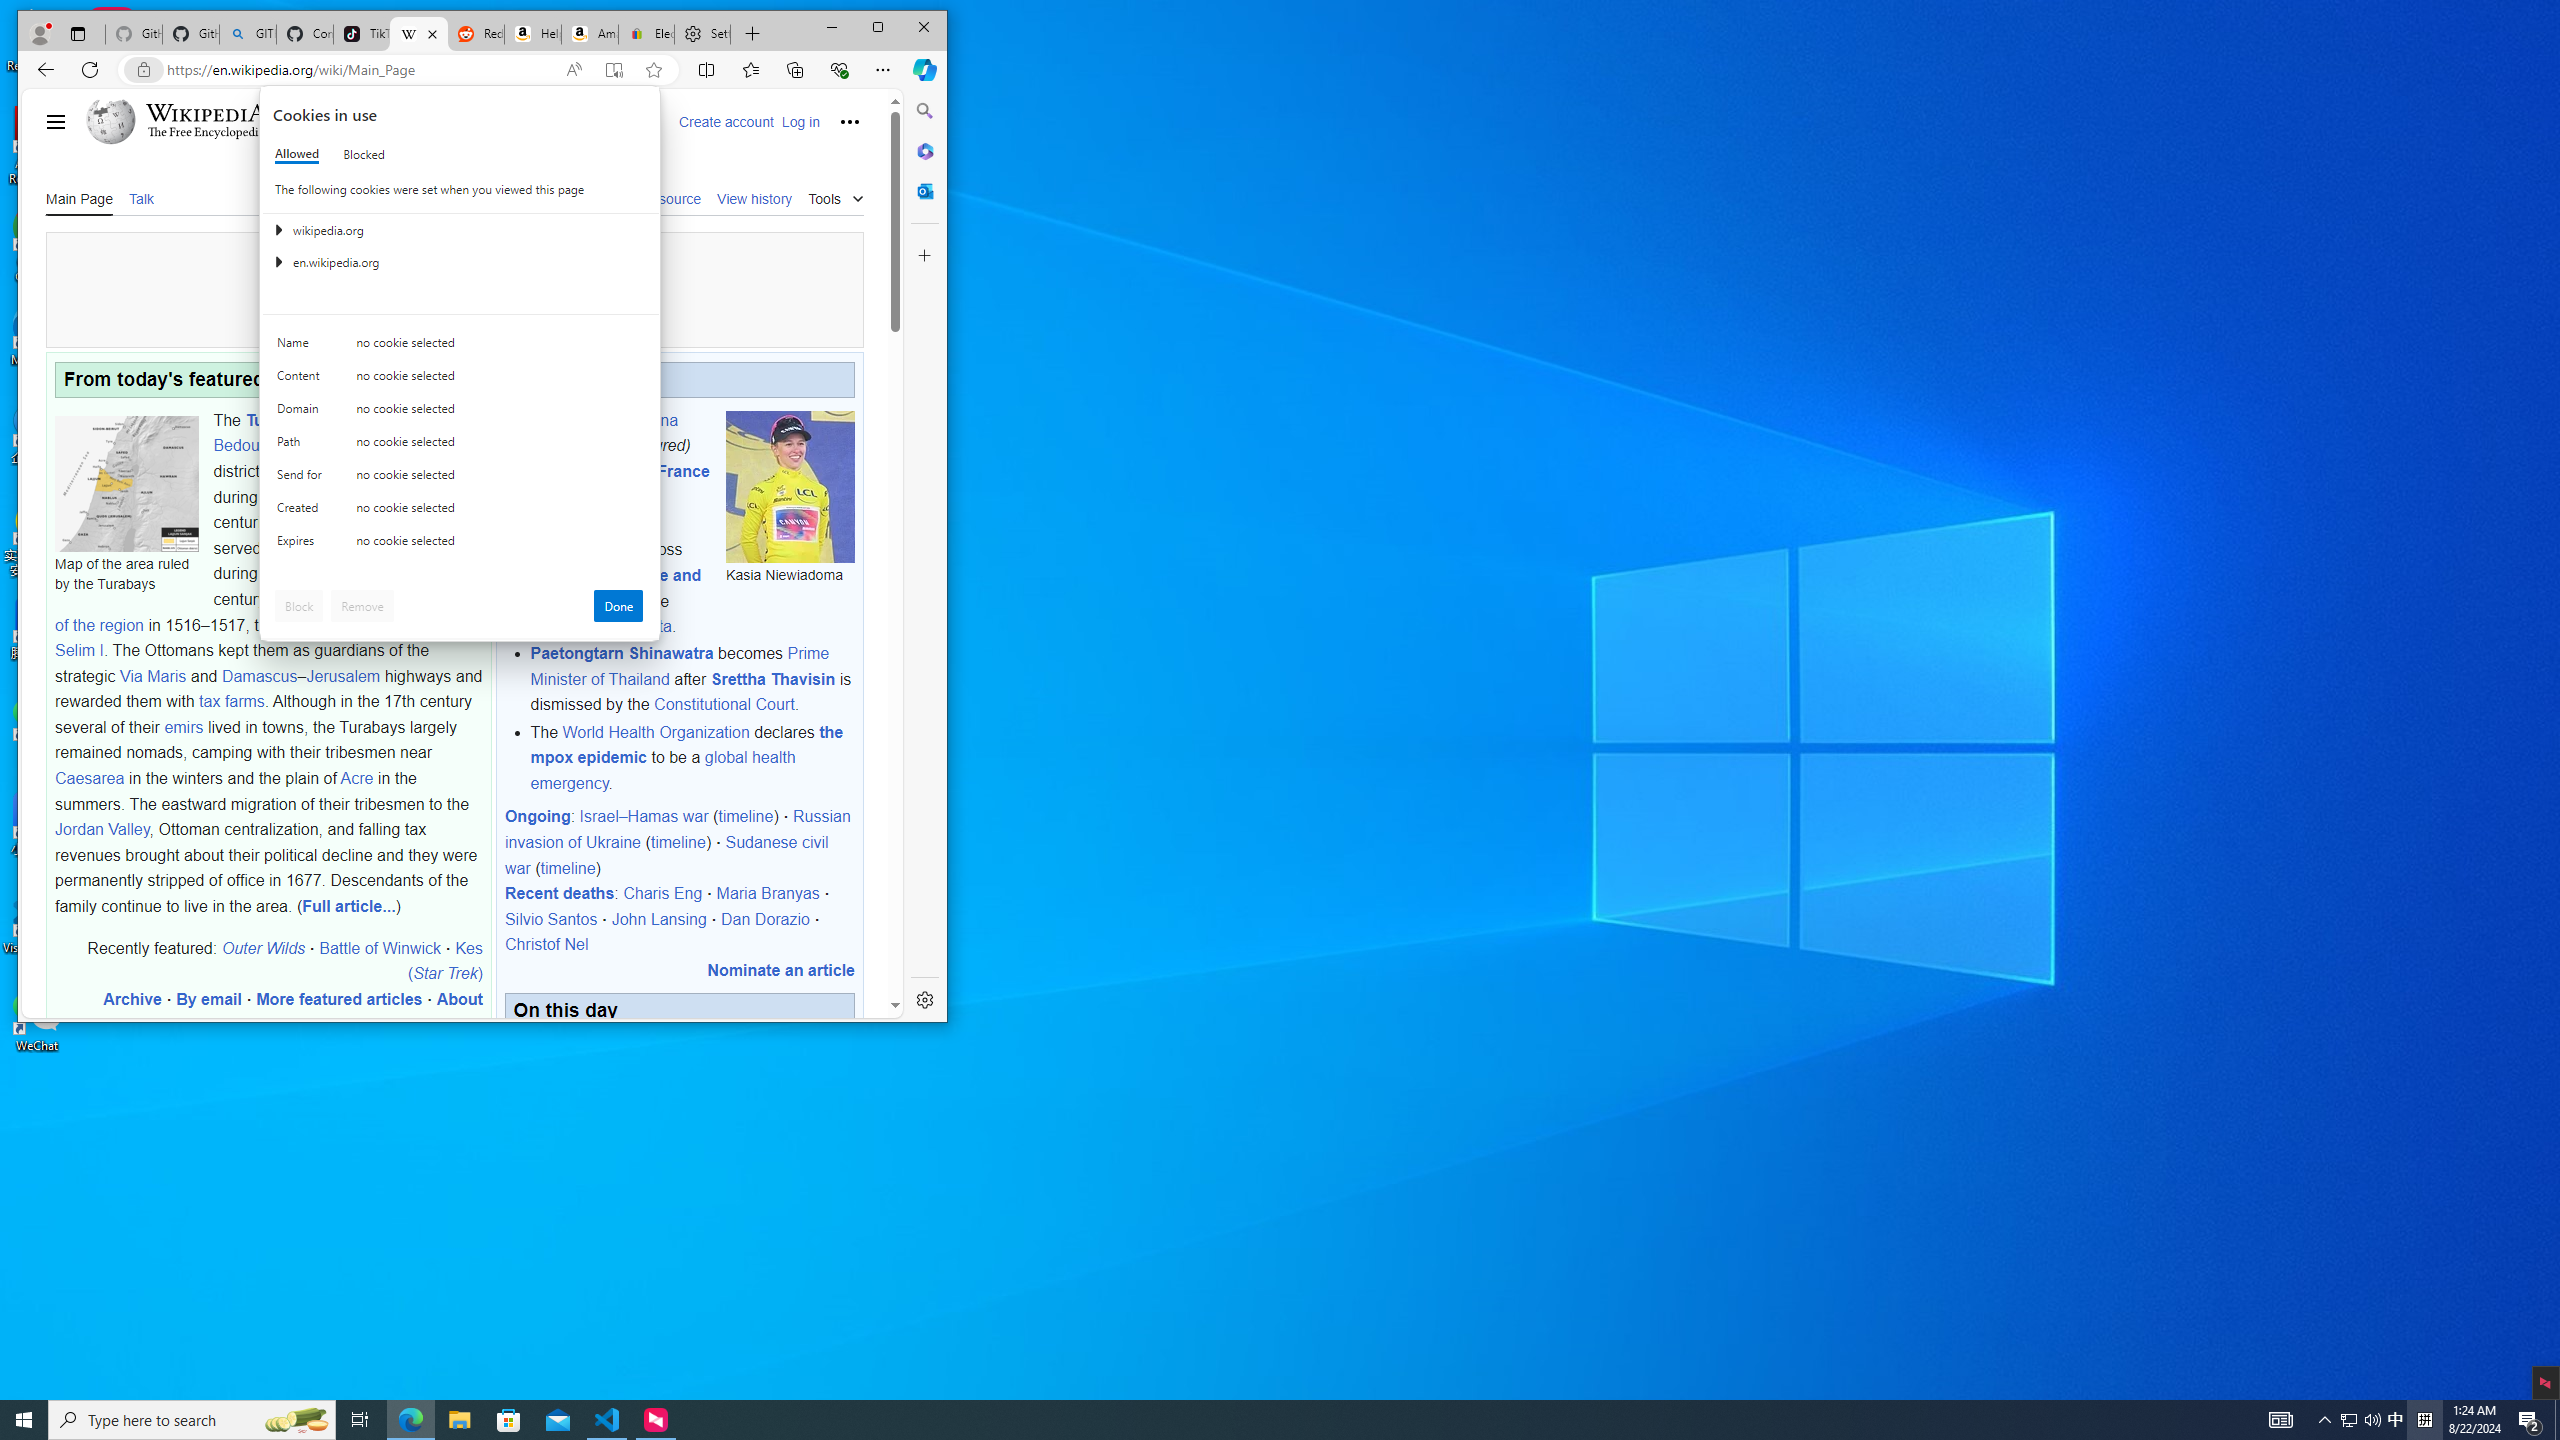 This screenshot has height=1440, width=2560. I want to click on 'Path', so click(302, 445).